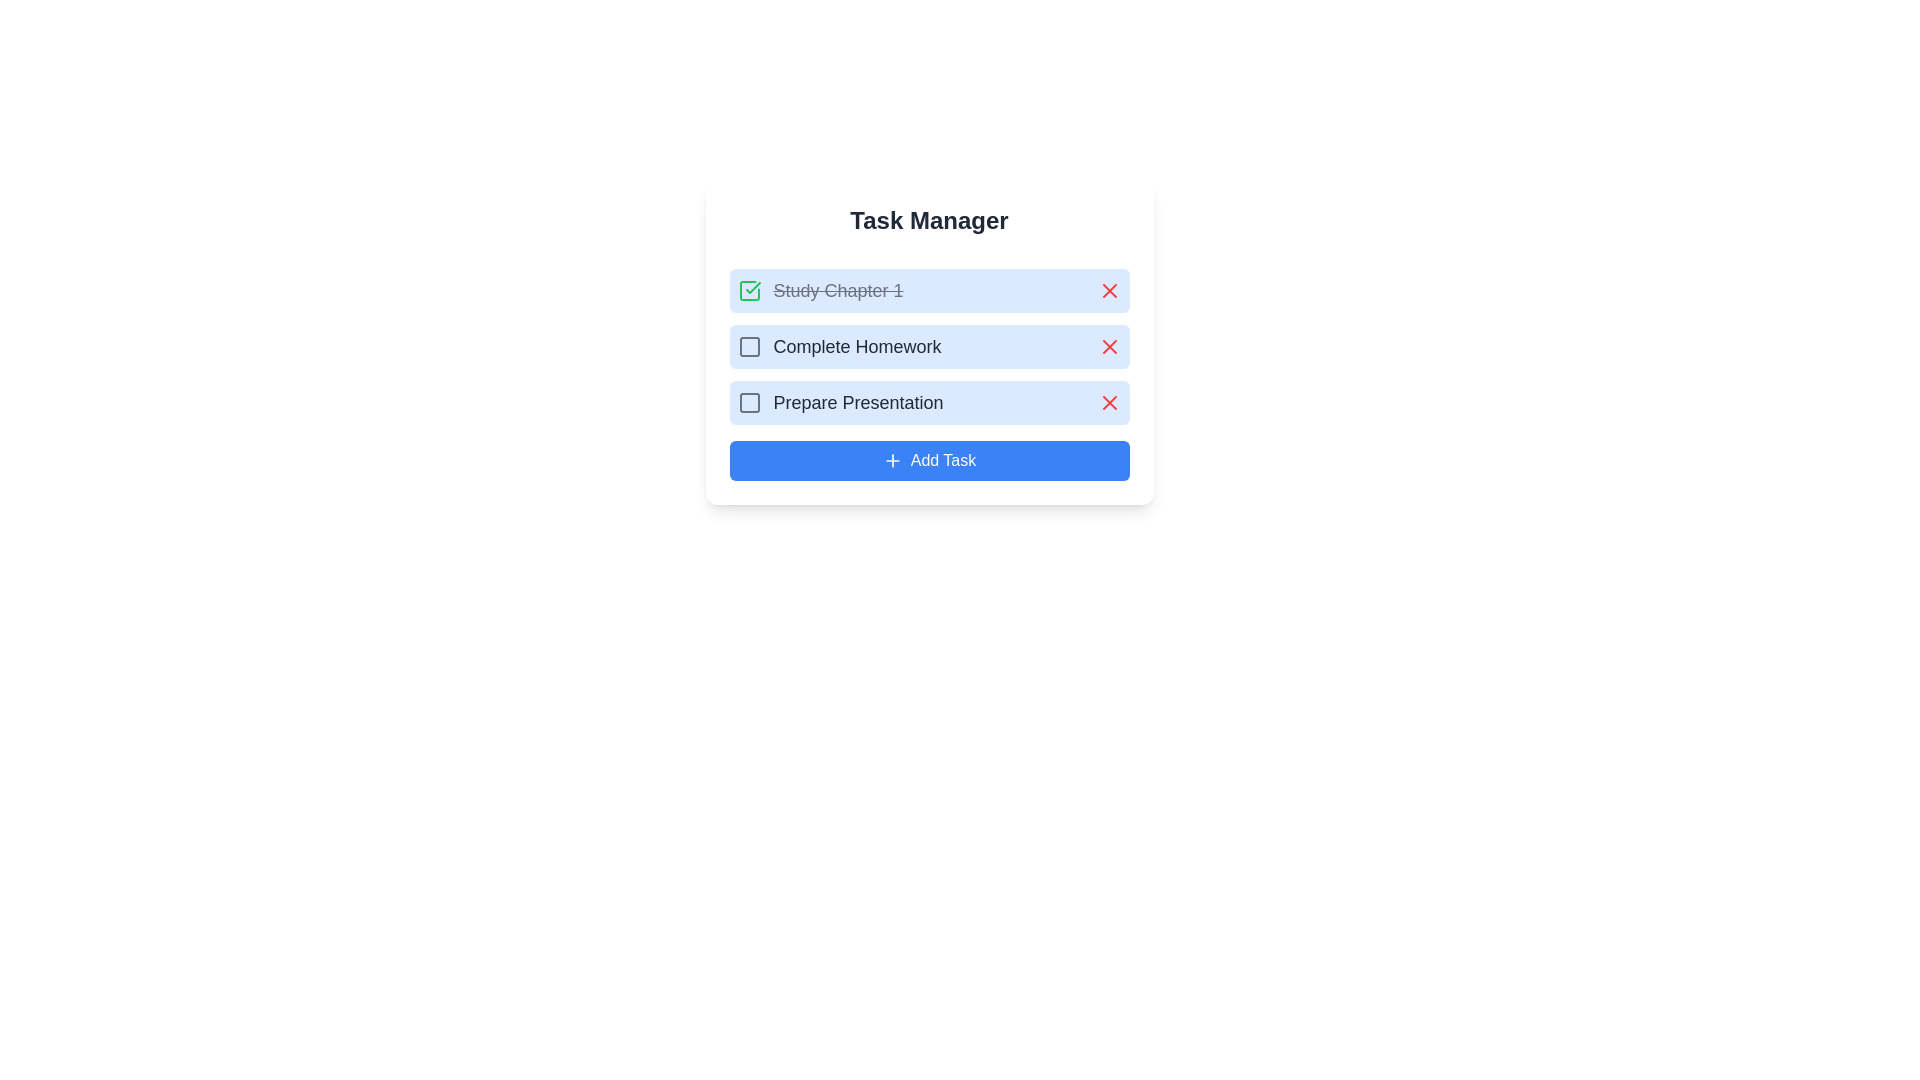 Image resolution: width=1920 pixels, height=1080 pixels. Describe the element at coordinates (748, 346) in the screenshot. I see `the 'Complete Homework' checkbox` at that location.